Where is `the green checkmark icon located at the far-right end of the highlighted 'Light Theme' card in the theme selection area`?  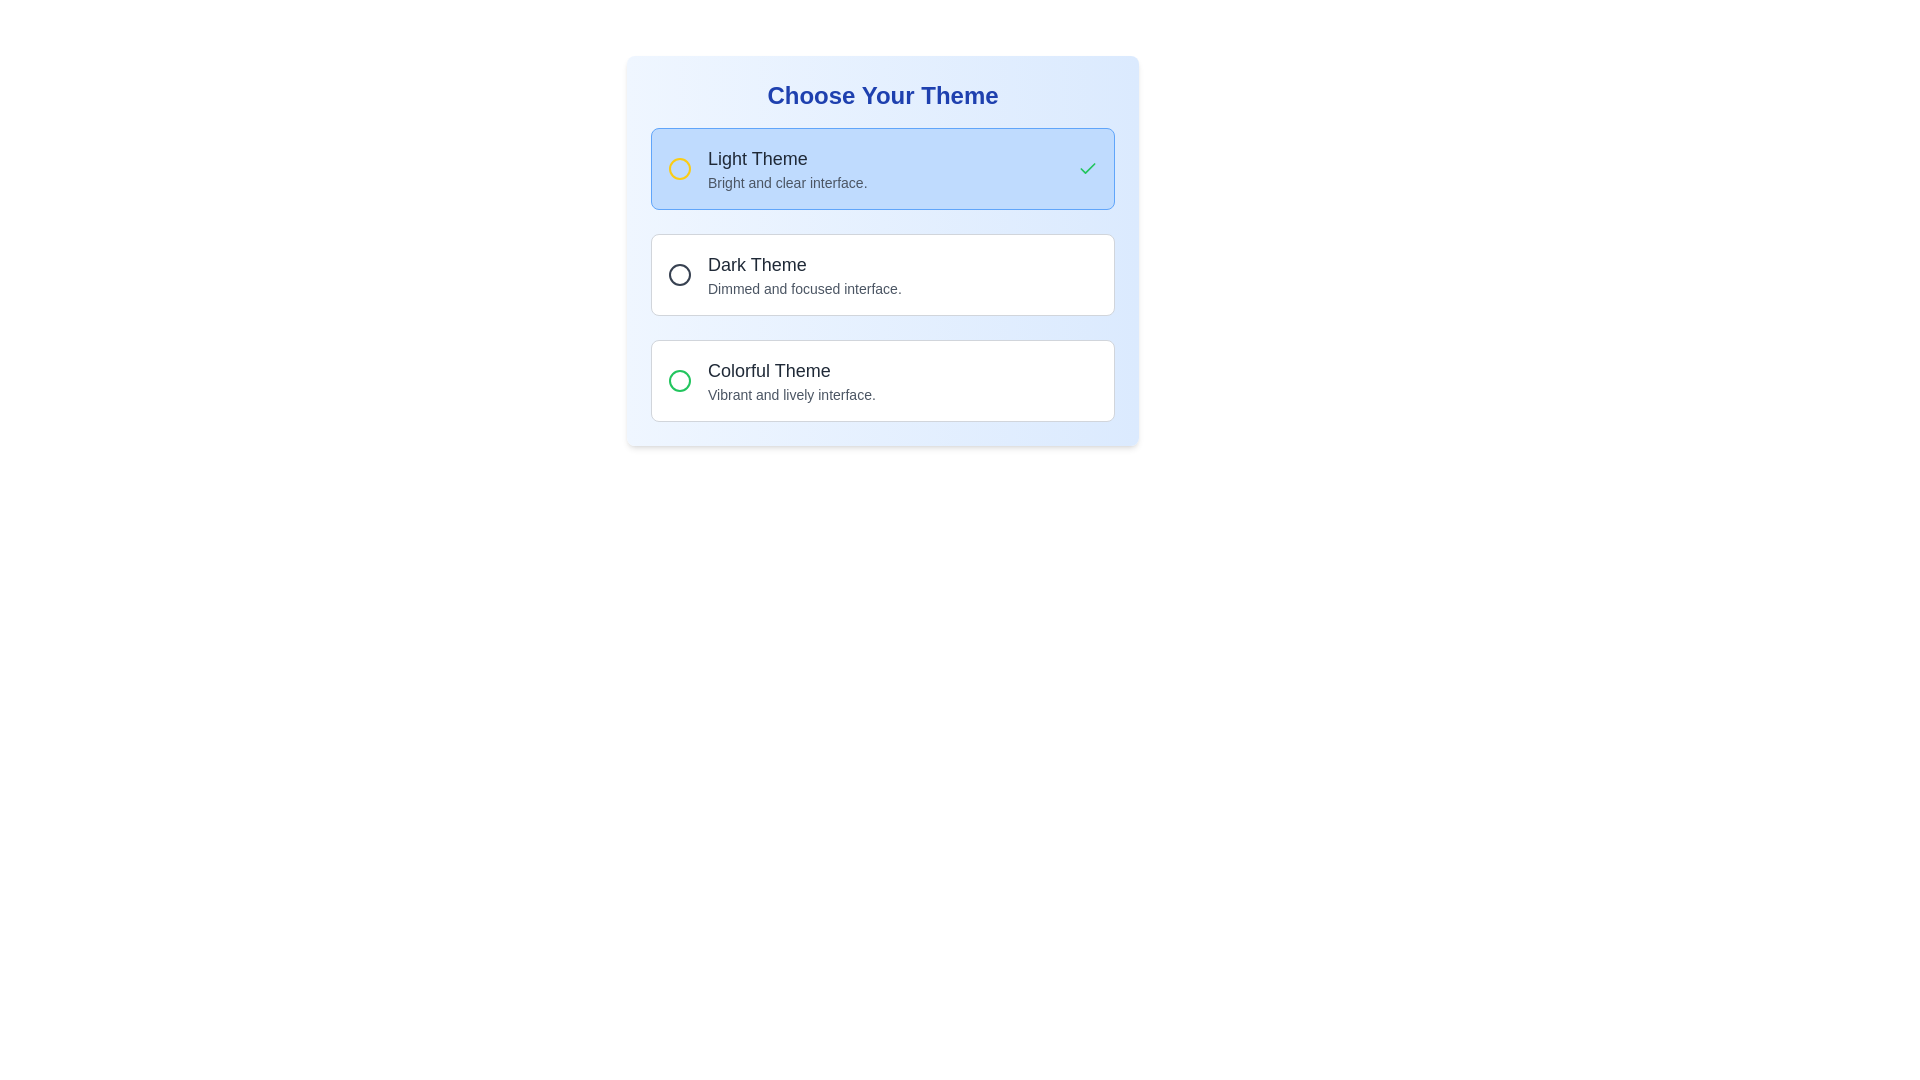 the green checkmark icon located at the far-right end of the highlighted 'Light Theme' card in the theme selection area is located at coordinates (1087, 168).